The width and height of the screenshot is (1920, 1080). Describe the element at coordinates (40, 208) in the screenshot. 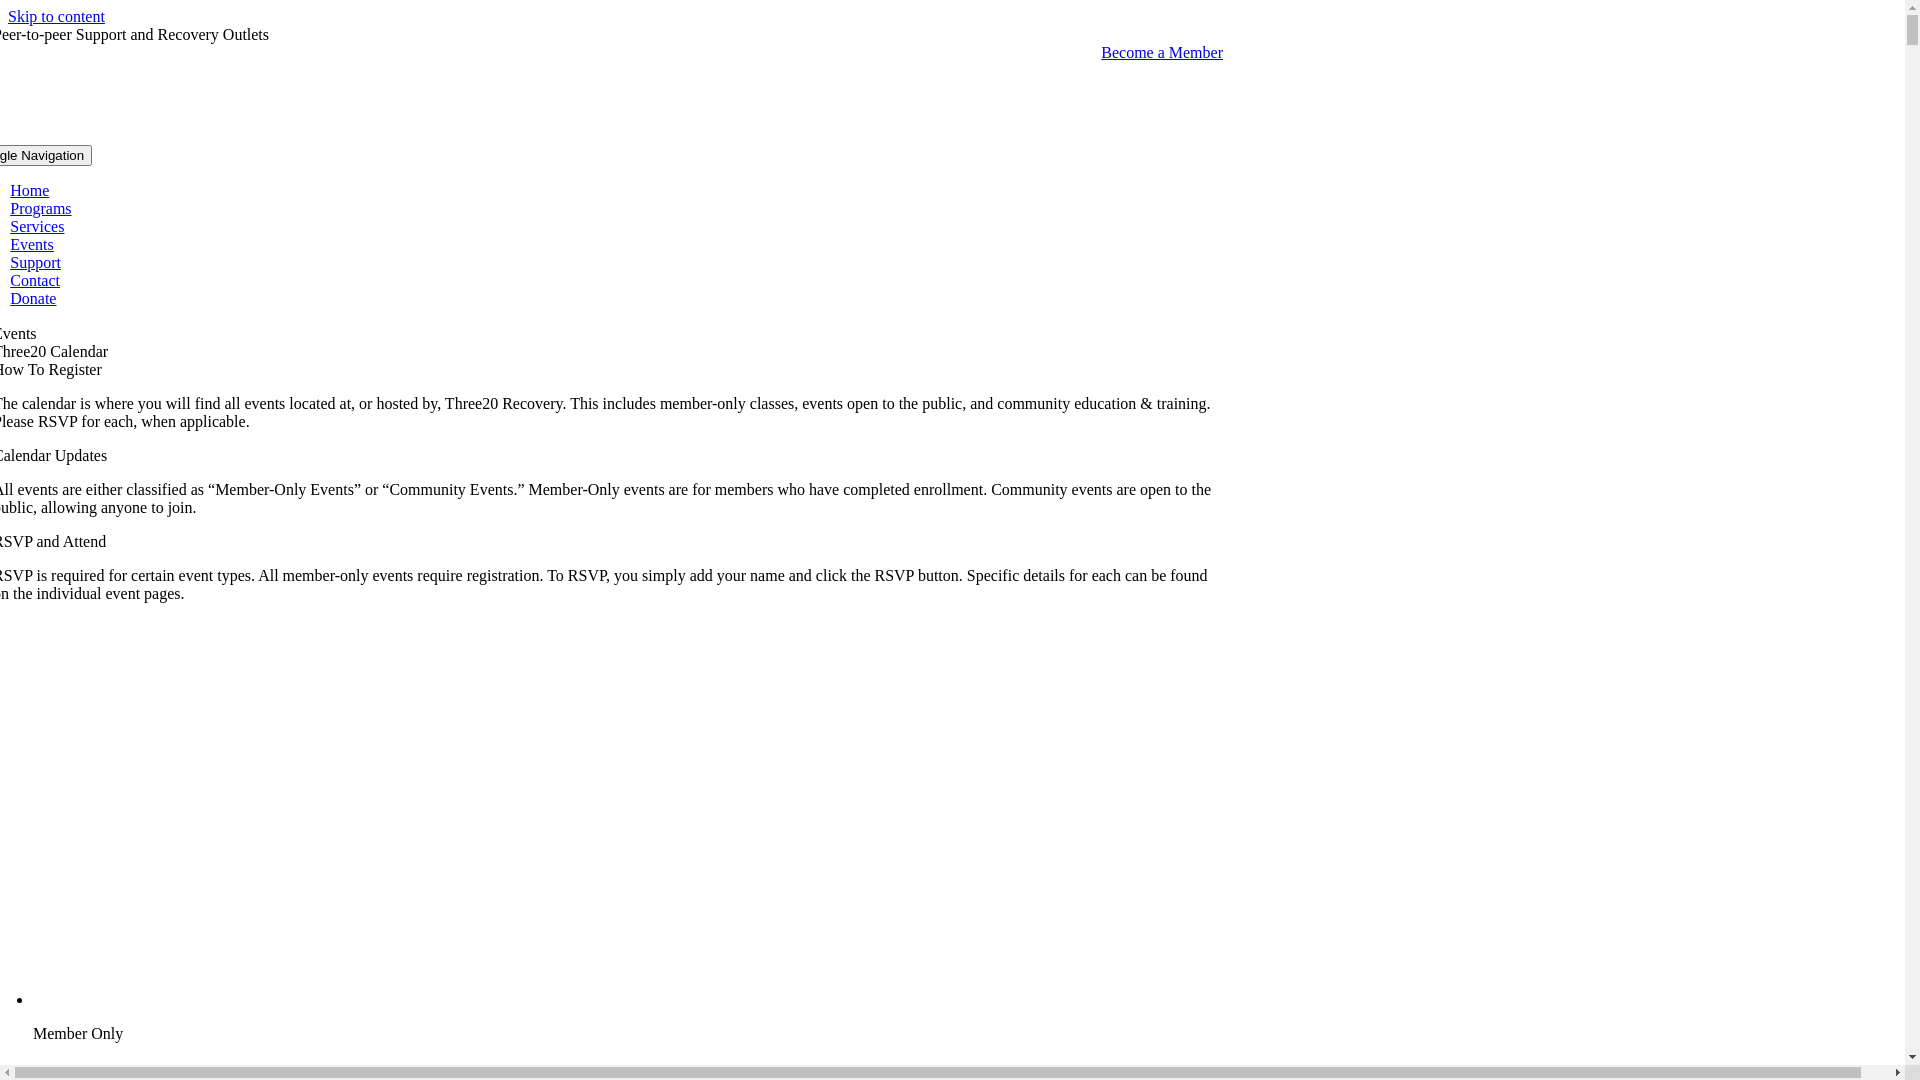

I see `'Programs'` at that location.